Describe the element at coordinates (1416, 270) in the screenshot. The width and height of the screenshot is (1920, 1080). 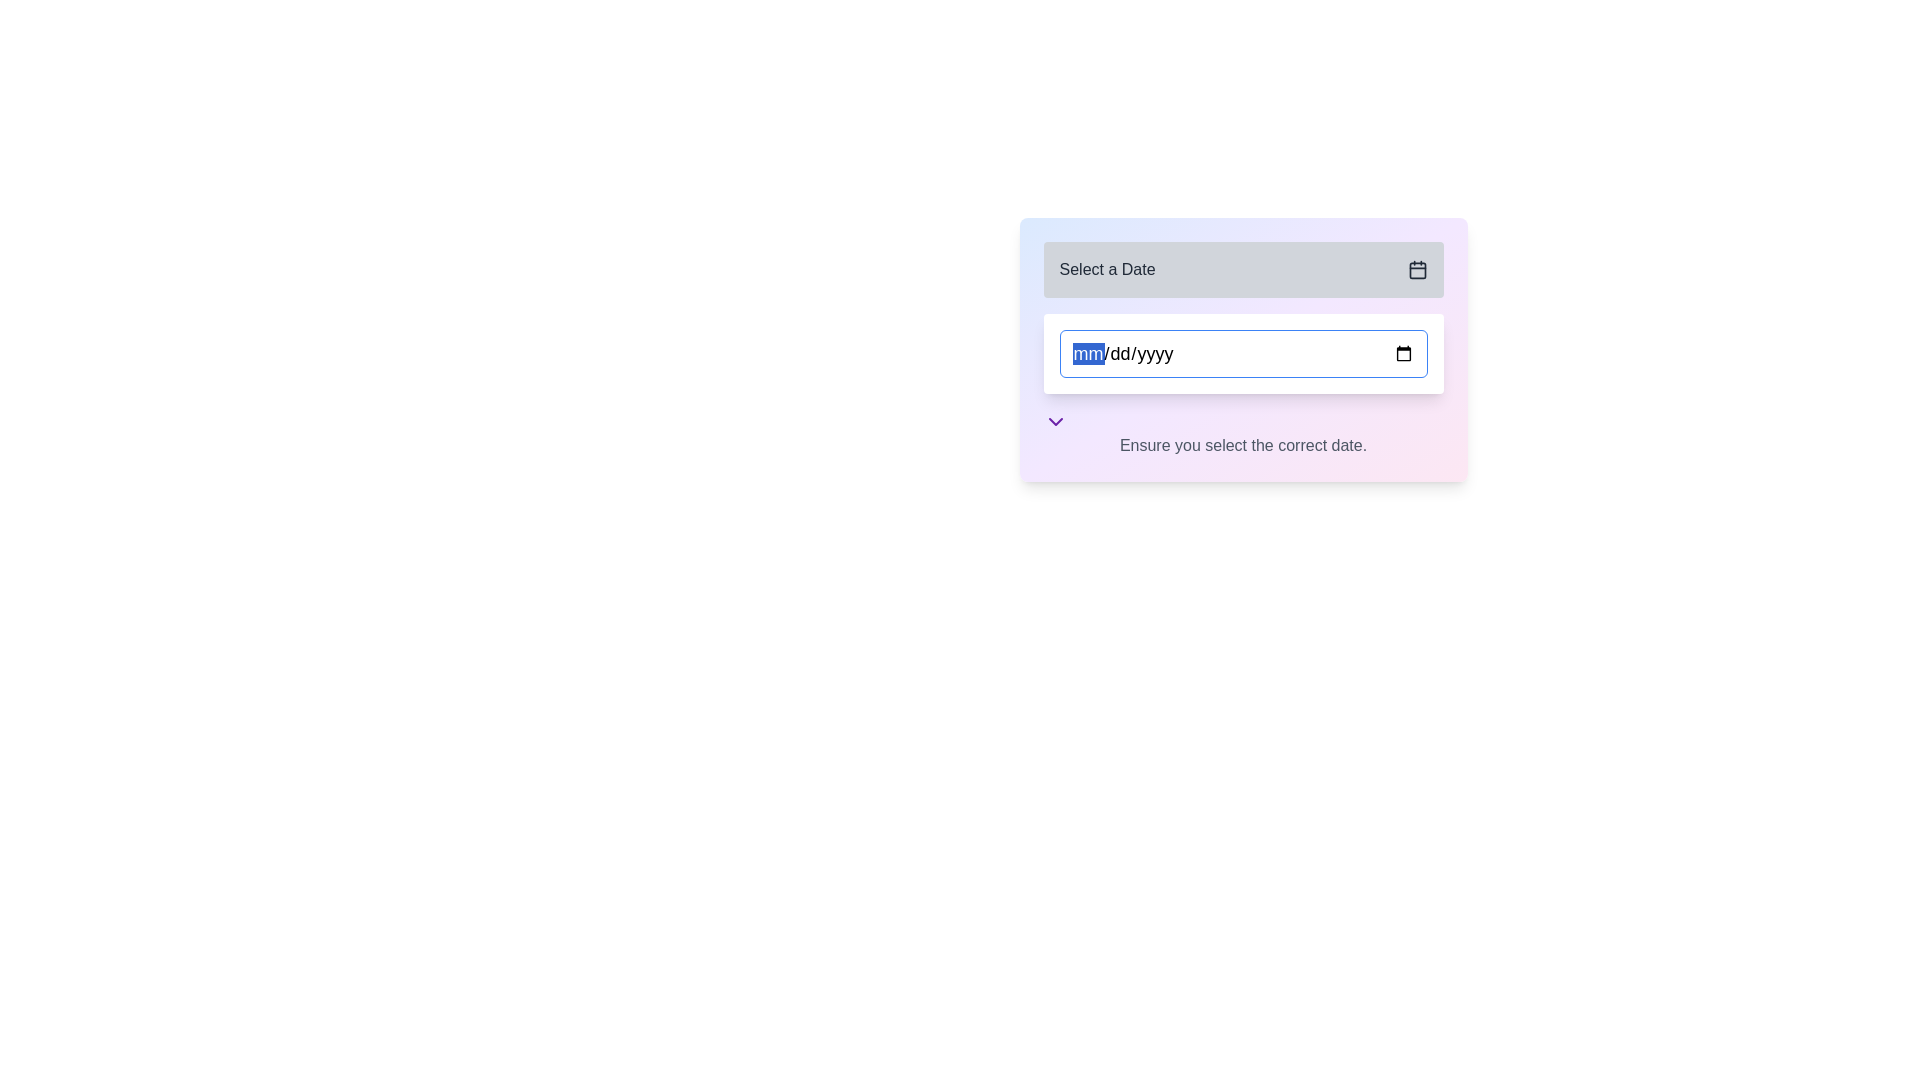
I see `the icon located at the far right end of the gray header bar labeled 'Select a Date'` at that location.